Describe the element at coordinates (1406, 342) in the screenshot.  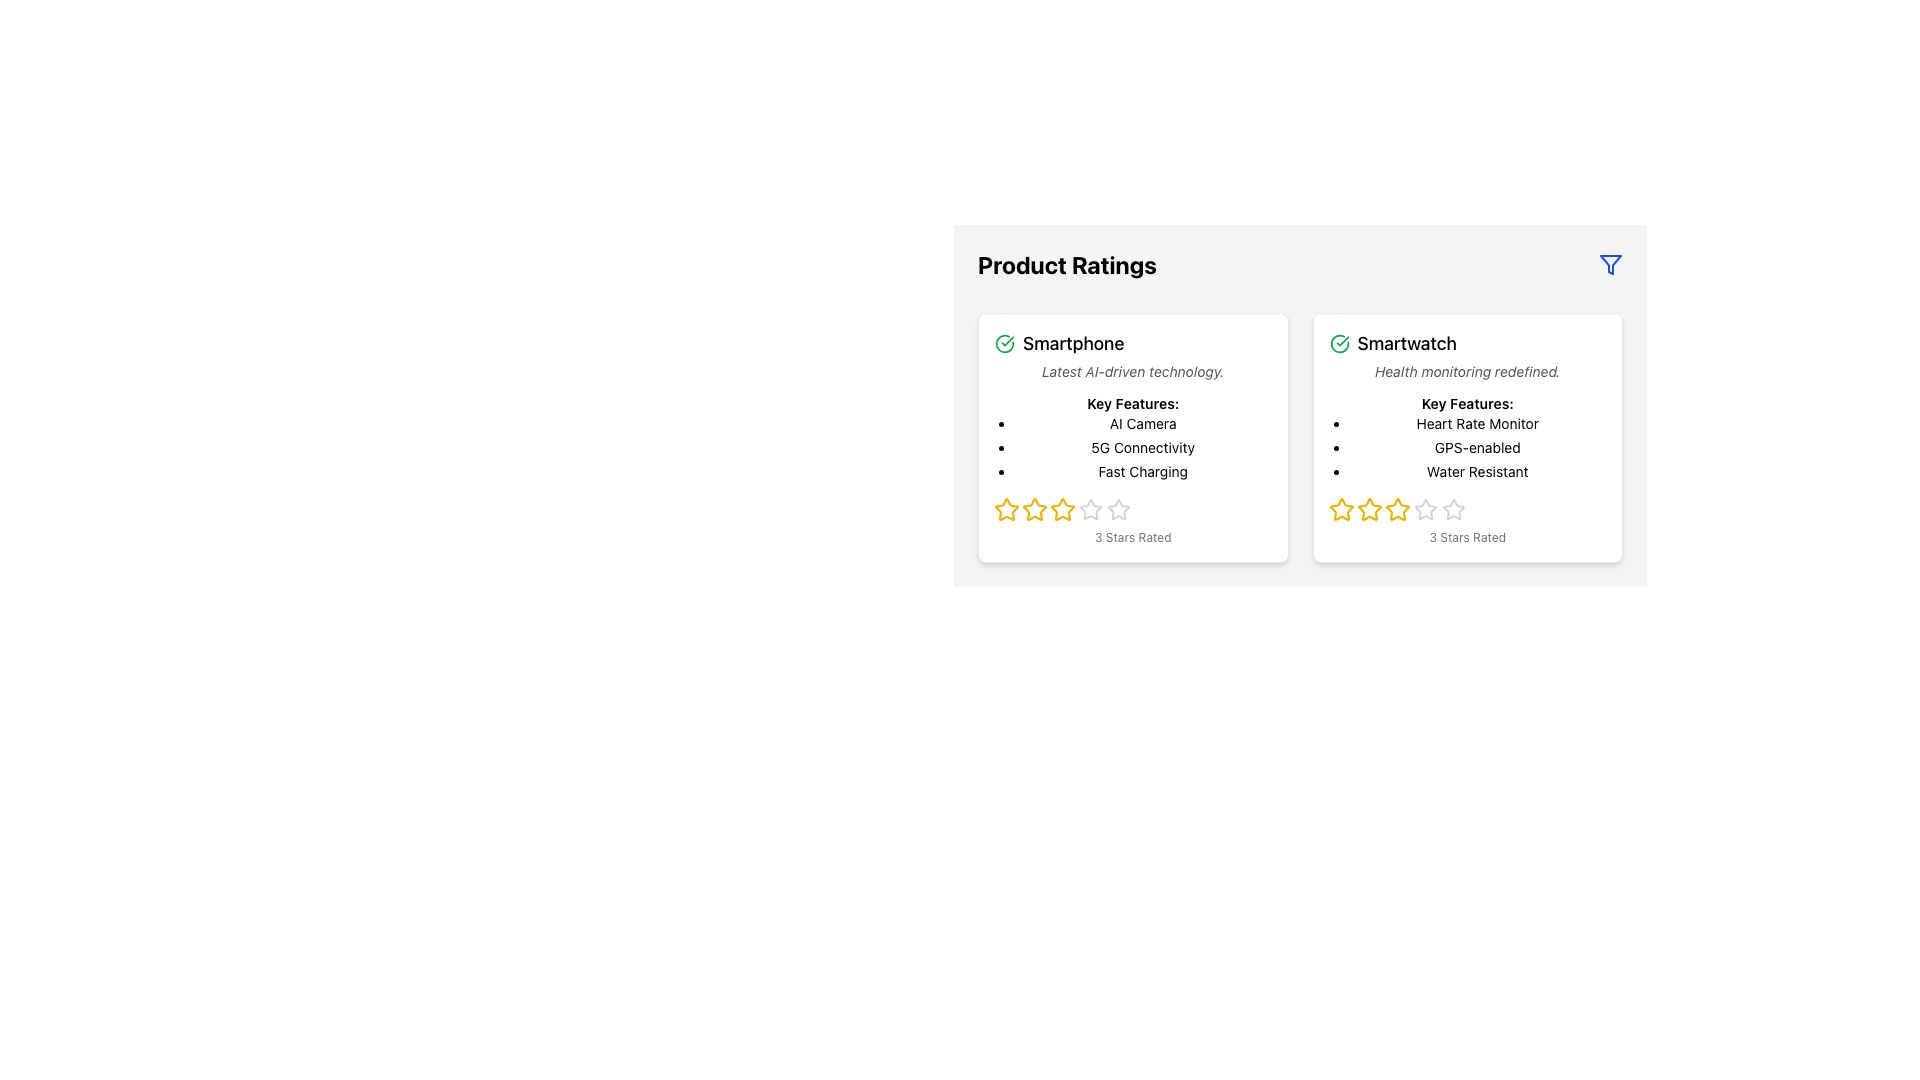
I see `bold text label displaying the word 'Smartwatch', which is styled with a larger font size and located beneath the 'Product Ratings' heading in the second card of the rightmost column` at that location.